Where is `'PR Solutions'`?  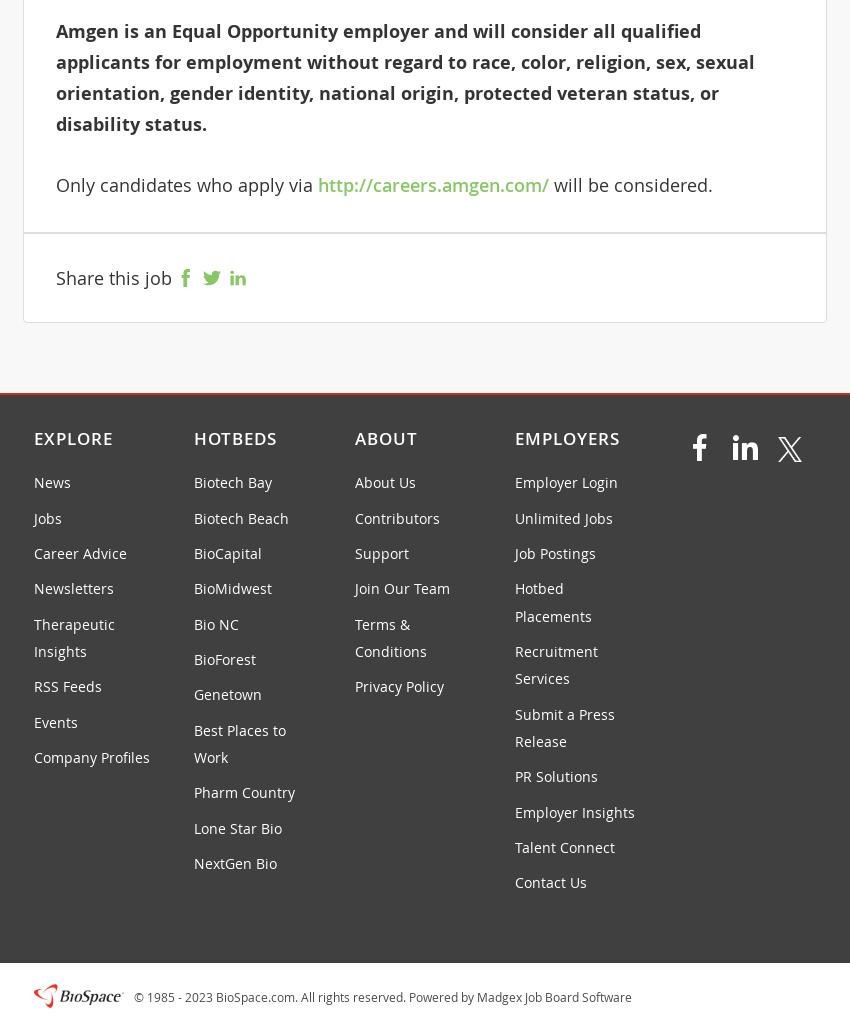
'PR Solutions' is located at coordinates (556, 776).